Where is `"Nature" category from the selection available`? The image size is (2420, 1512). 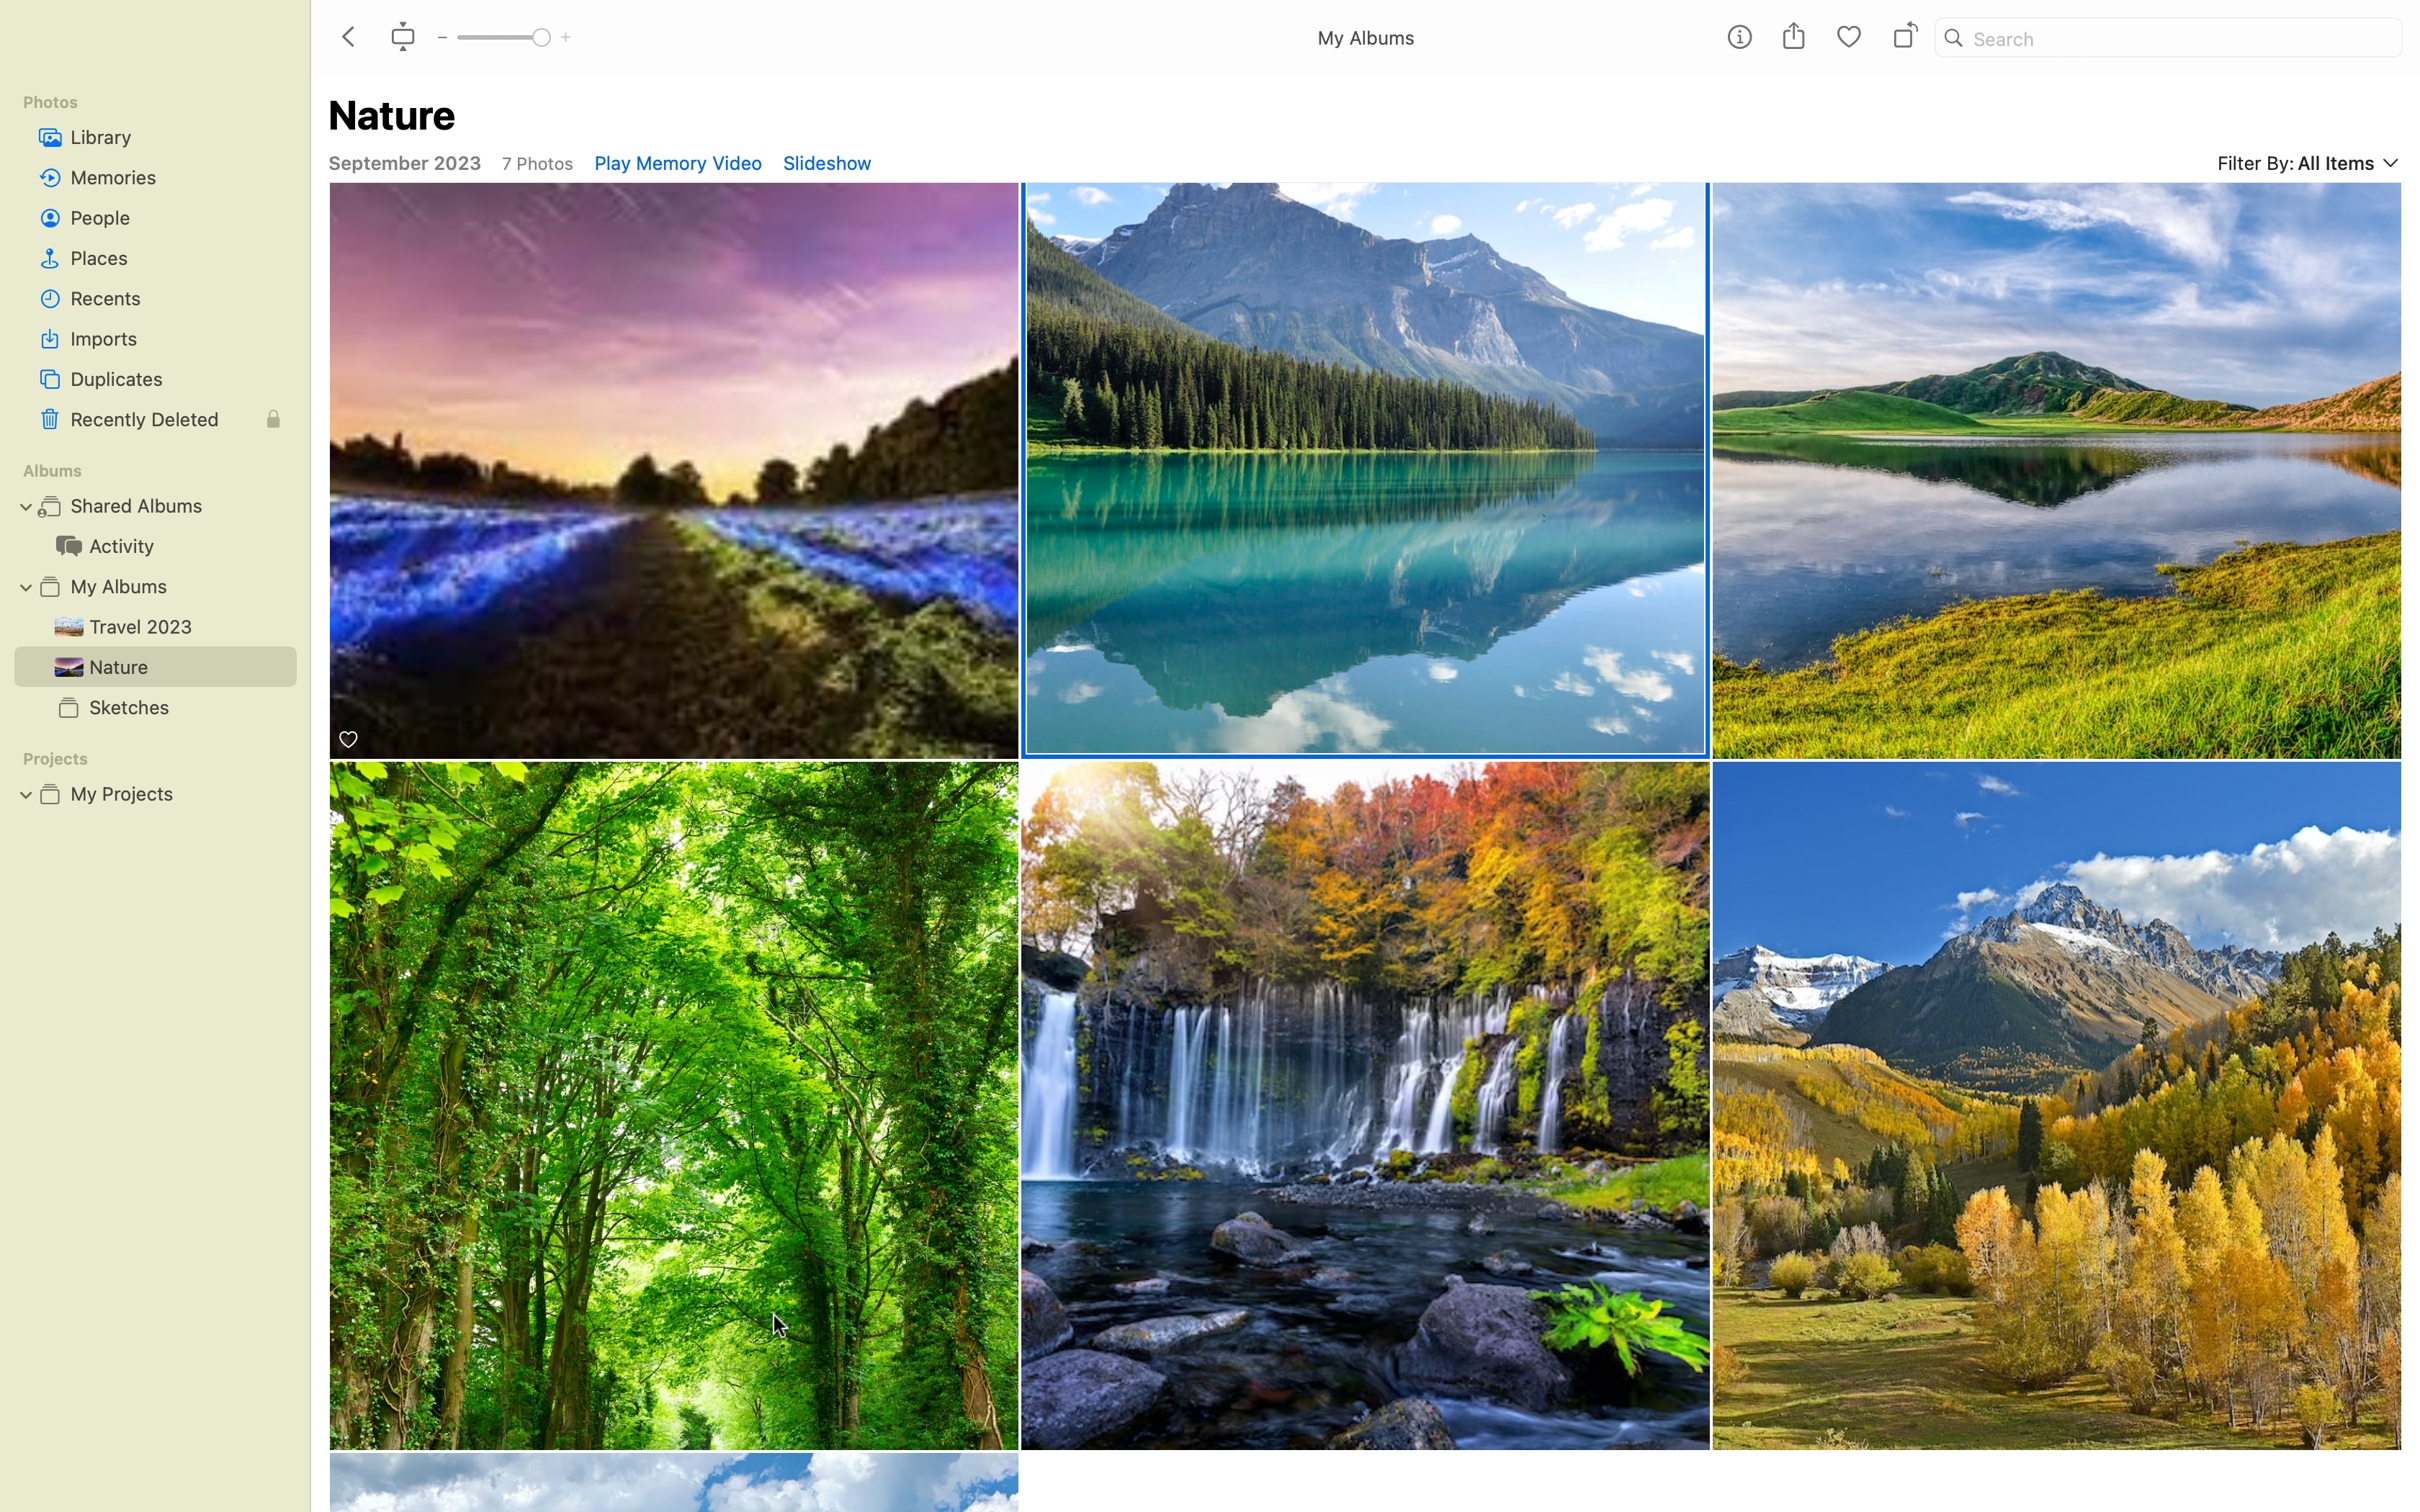 "Nature" category from the selection available is located at coordinates (1367, 469).